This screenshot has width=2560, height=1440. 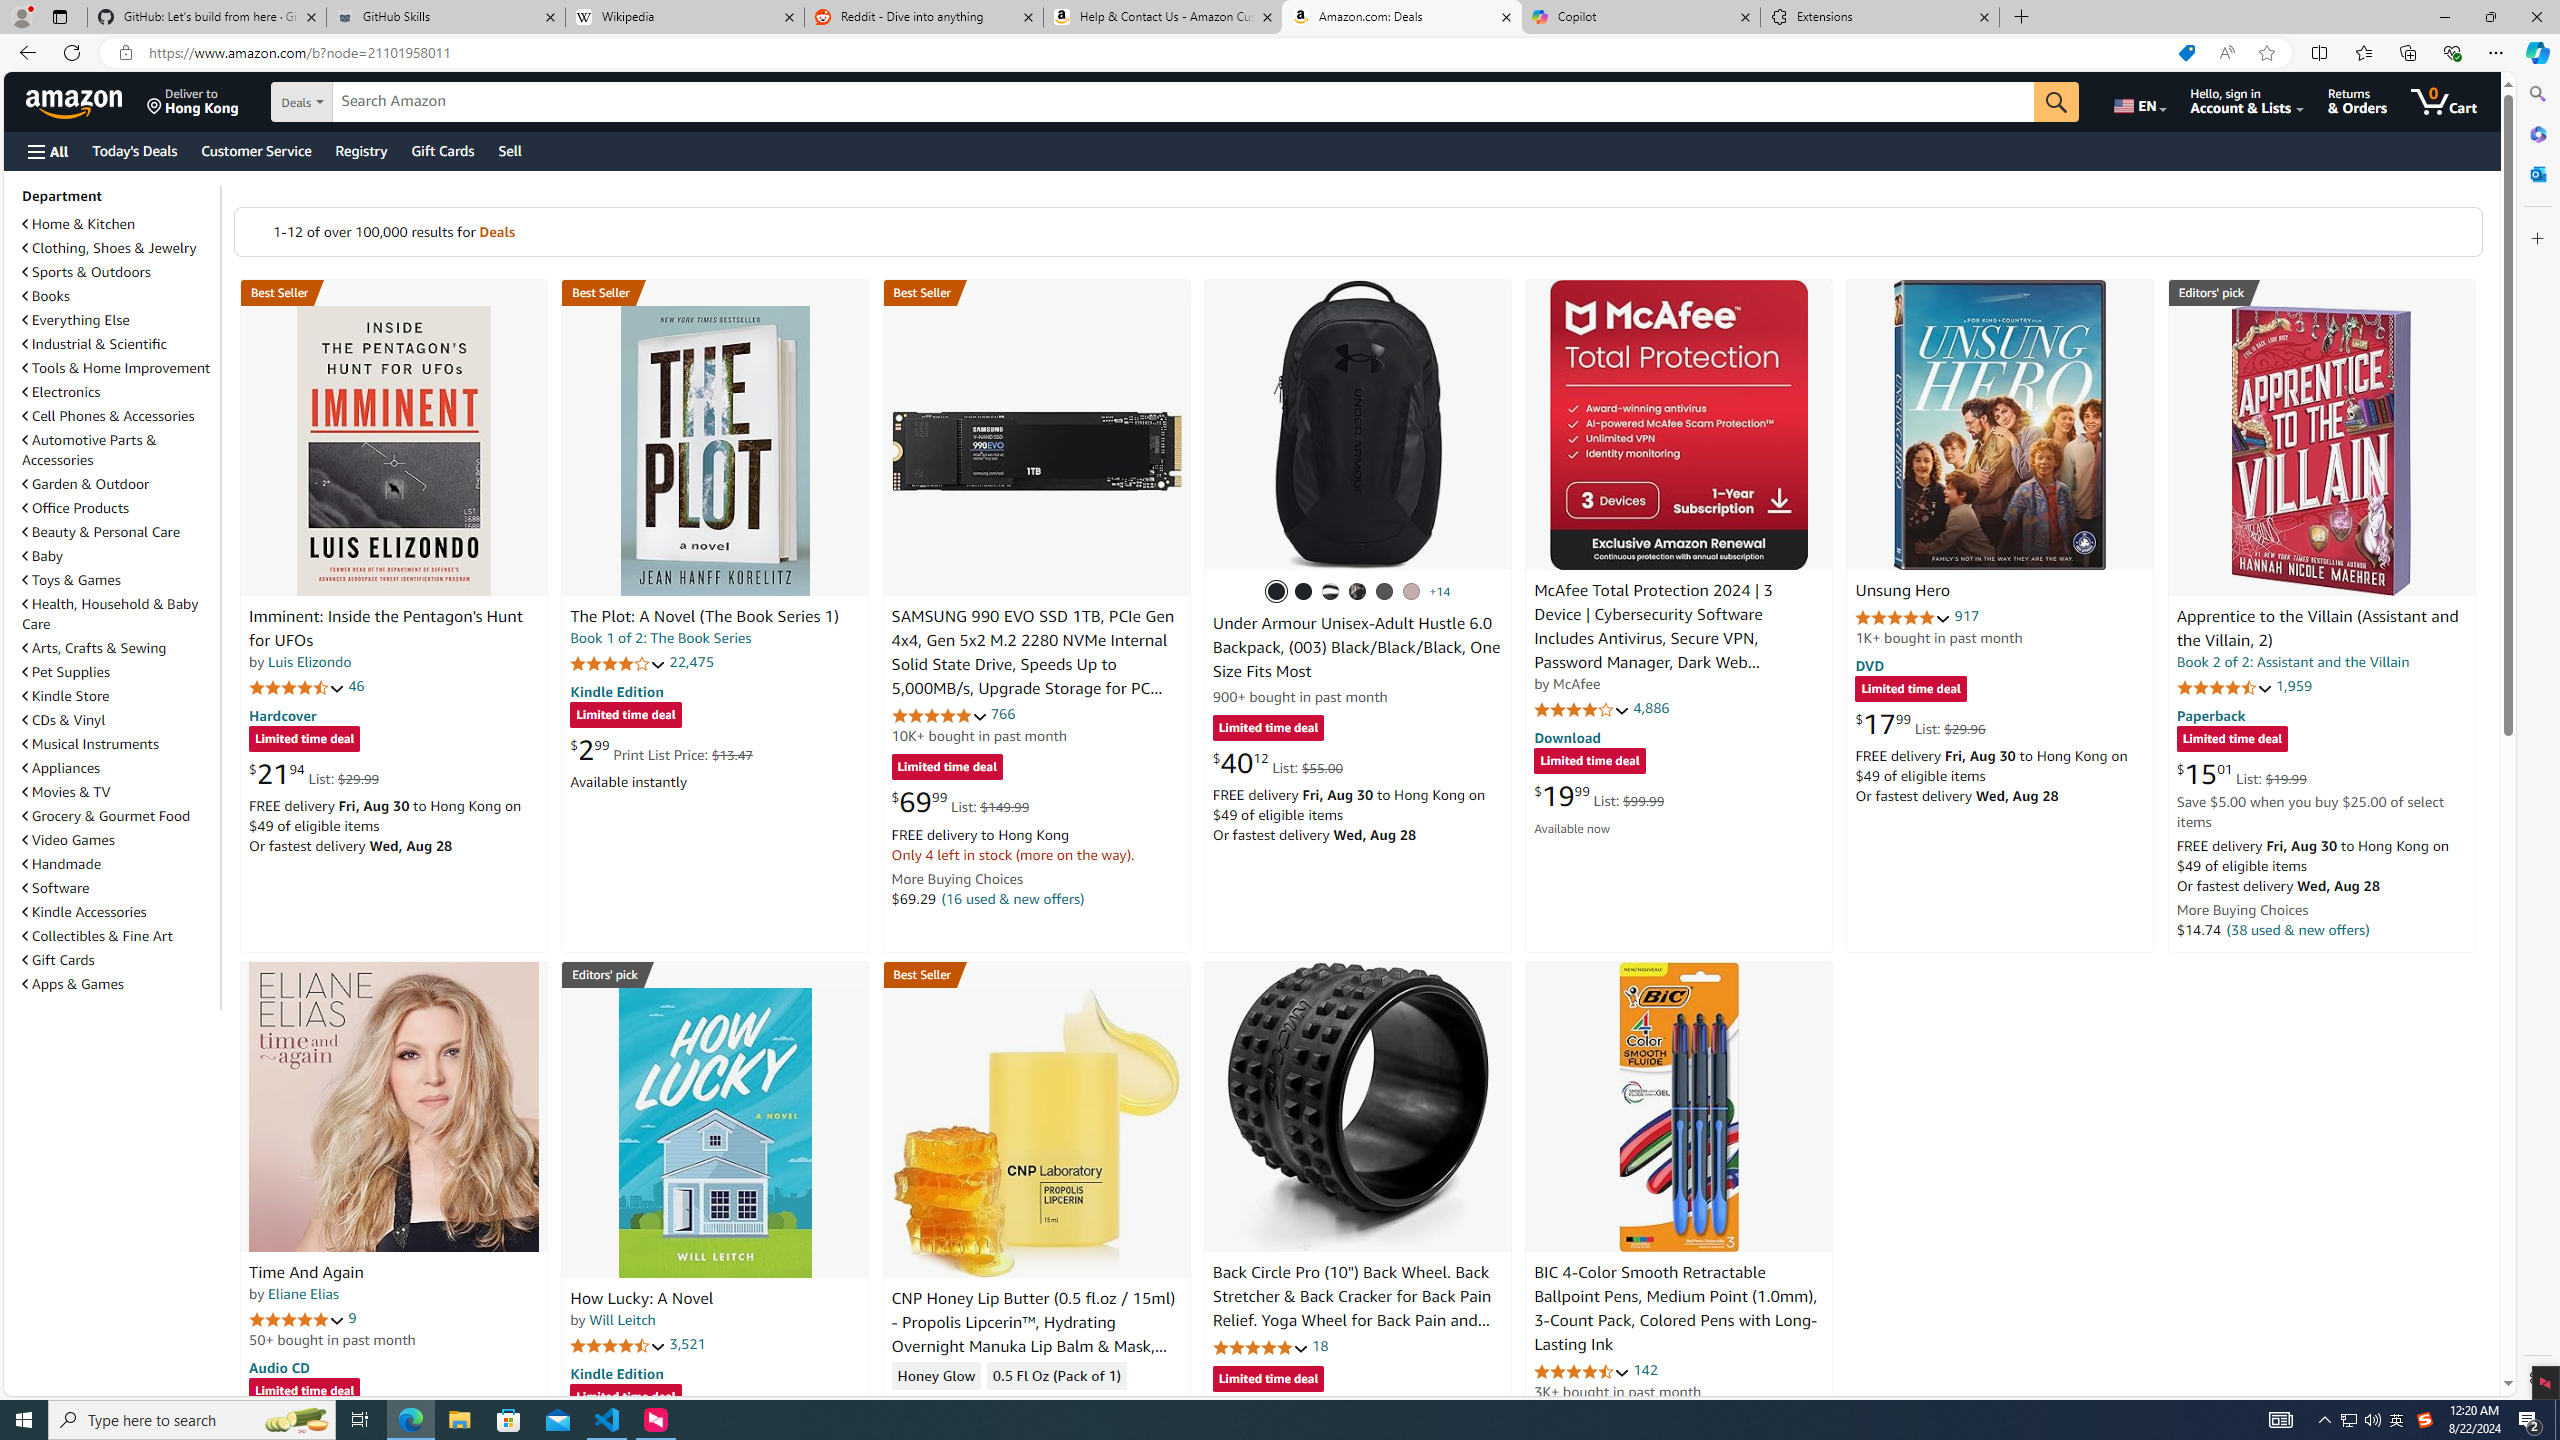 What do you see at coordinates (1920, 723) in the screenshot?
I see `'$17.99 List: $29.96'` at bounding box center [1920, 723].